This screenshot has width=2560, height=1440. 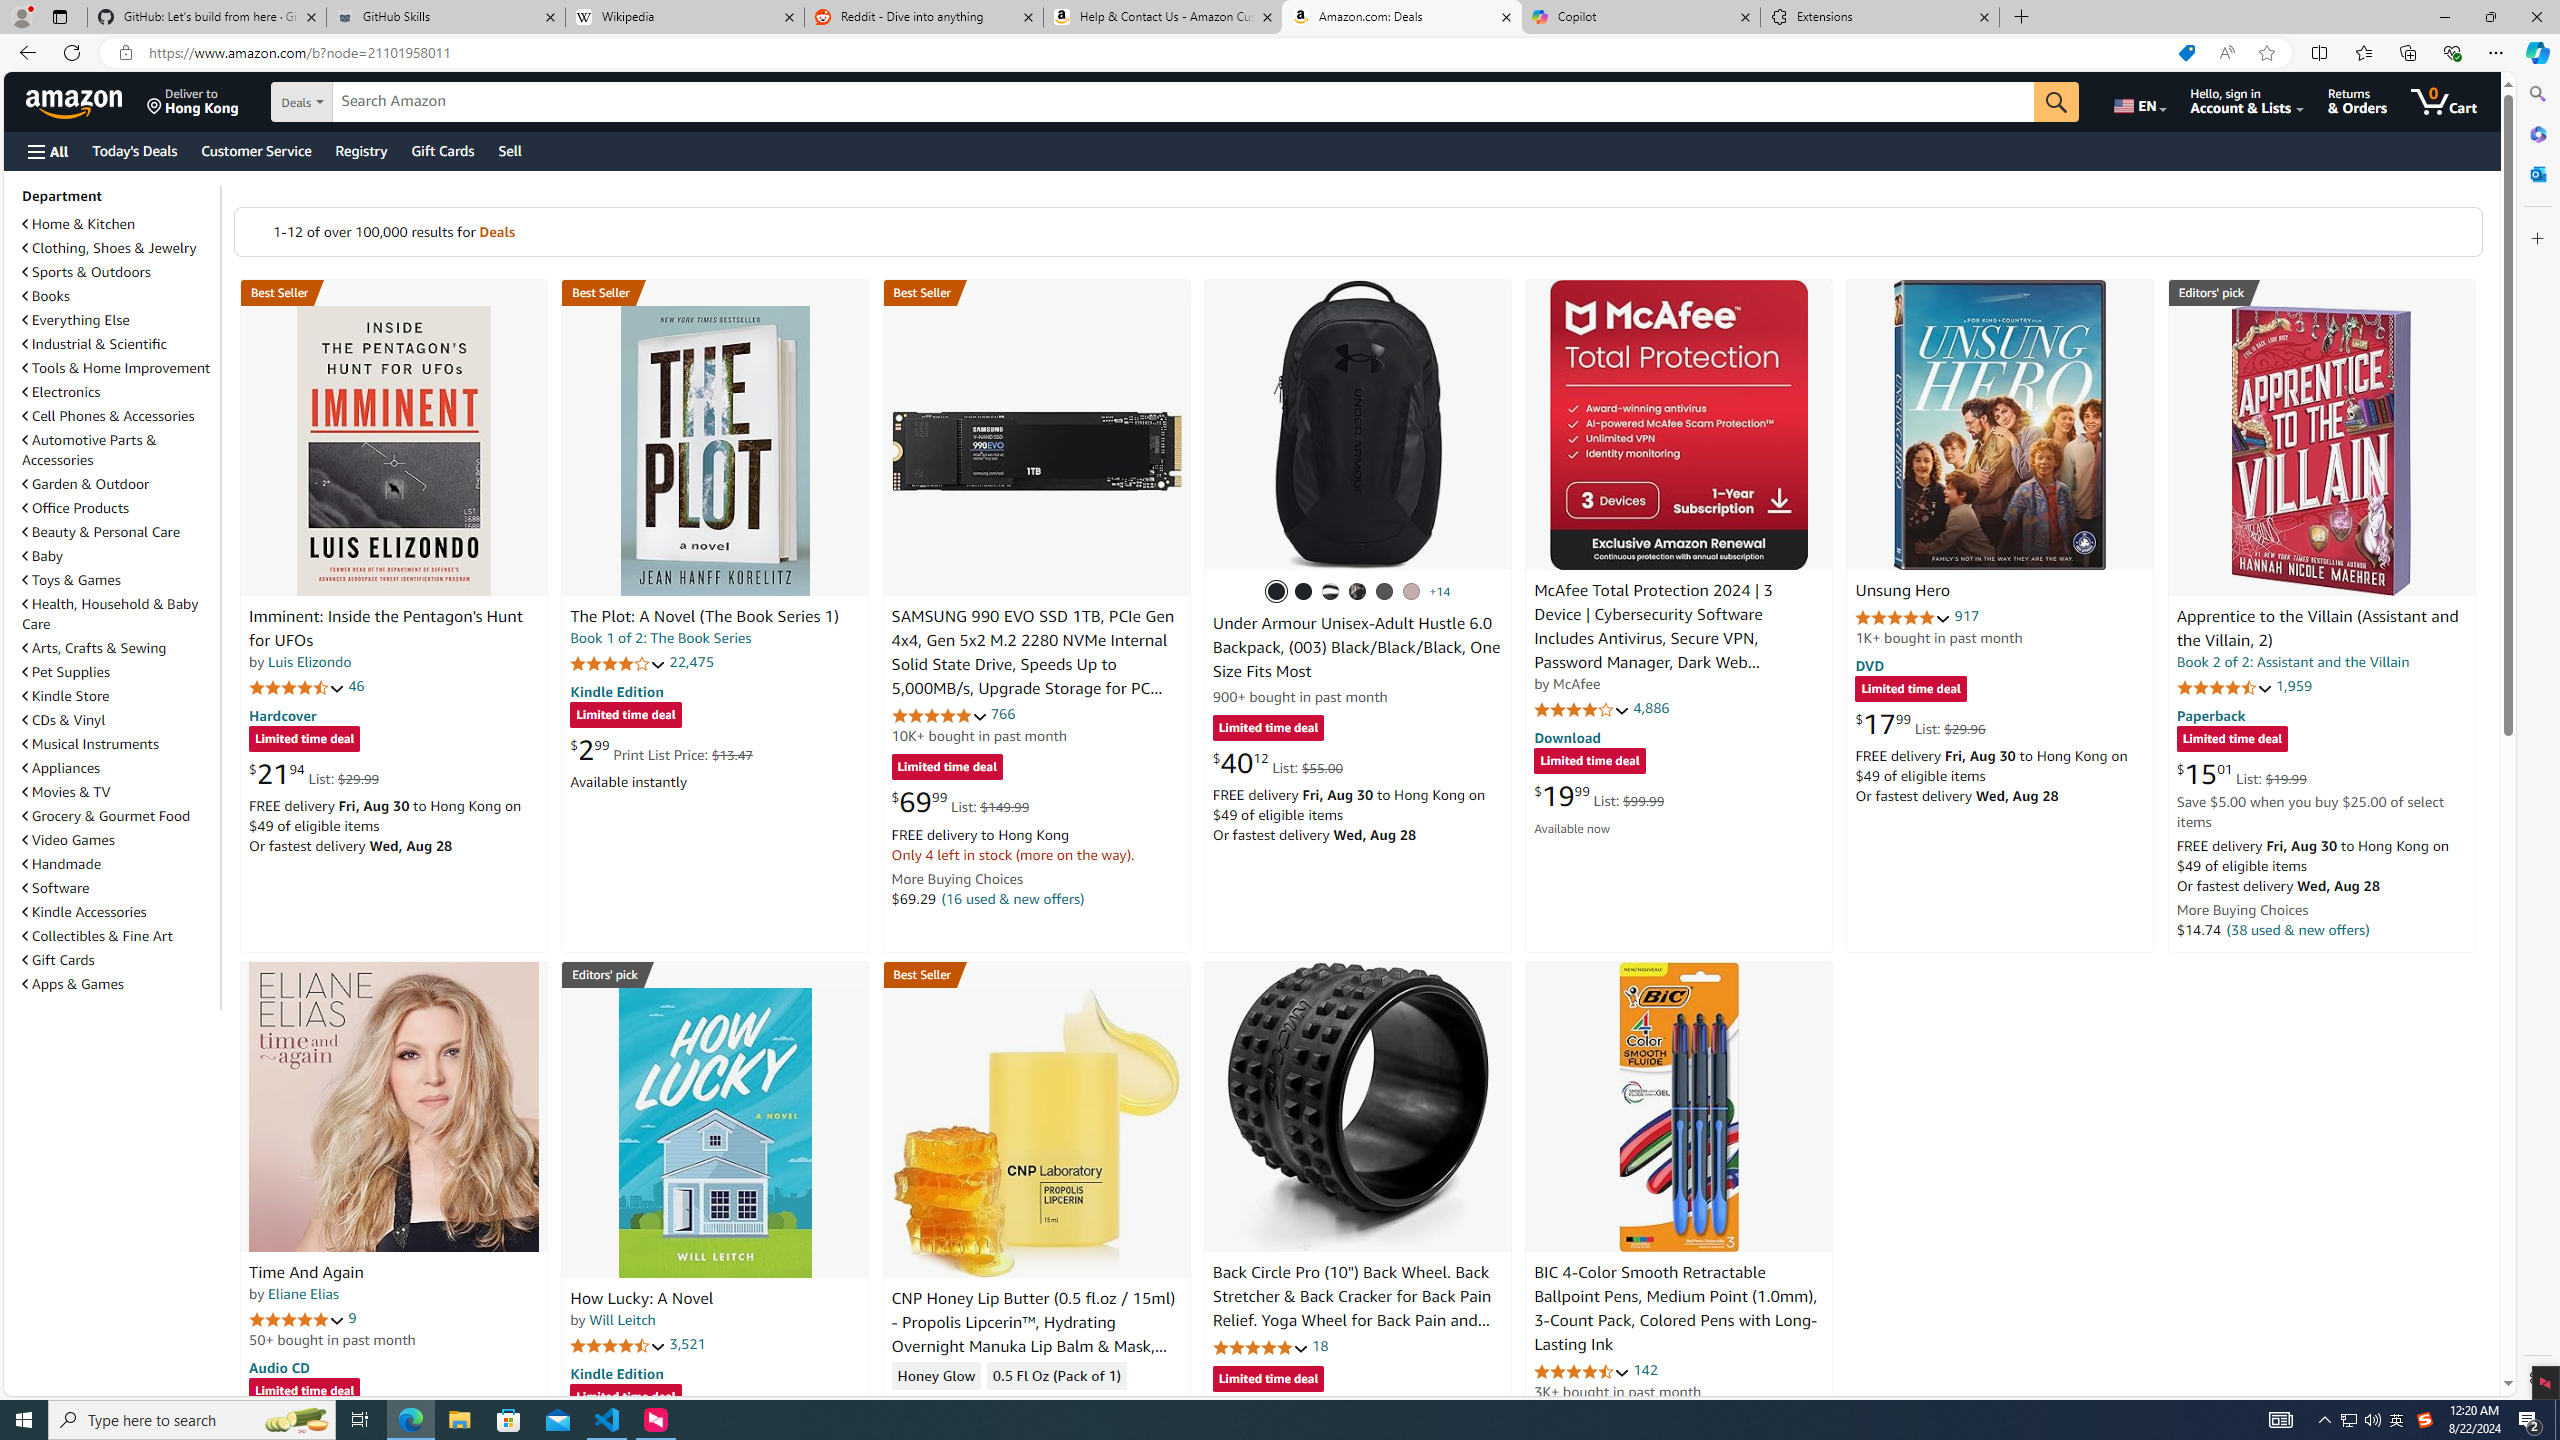 What do you see at coordinates (1920, 723) in the screenshot?
I see `'$17.99 List: $29.96'` at bounding box center [1920, 723].